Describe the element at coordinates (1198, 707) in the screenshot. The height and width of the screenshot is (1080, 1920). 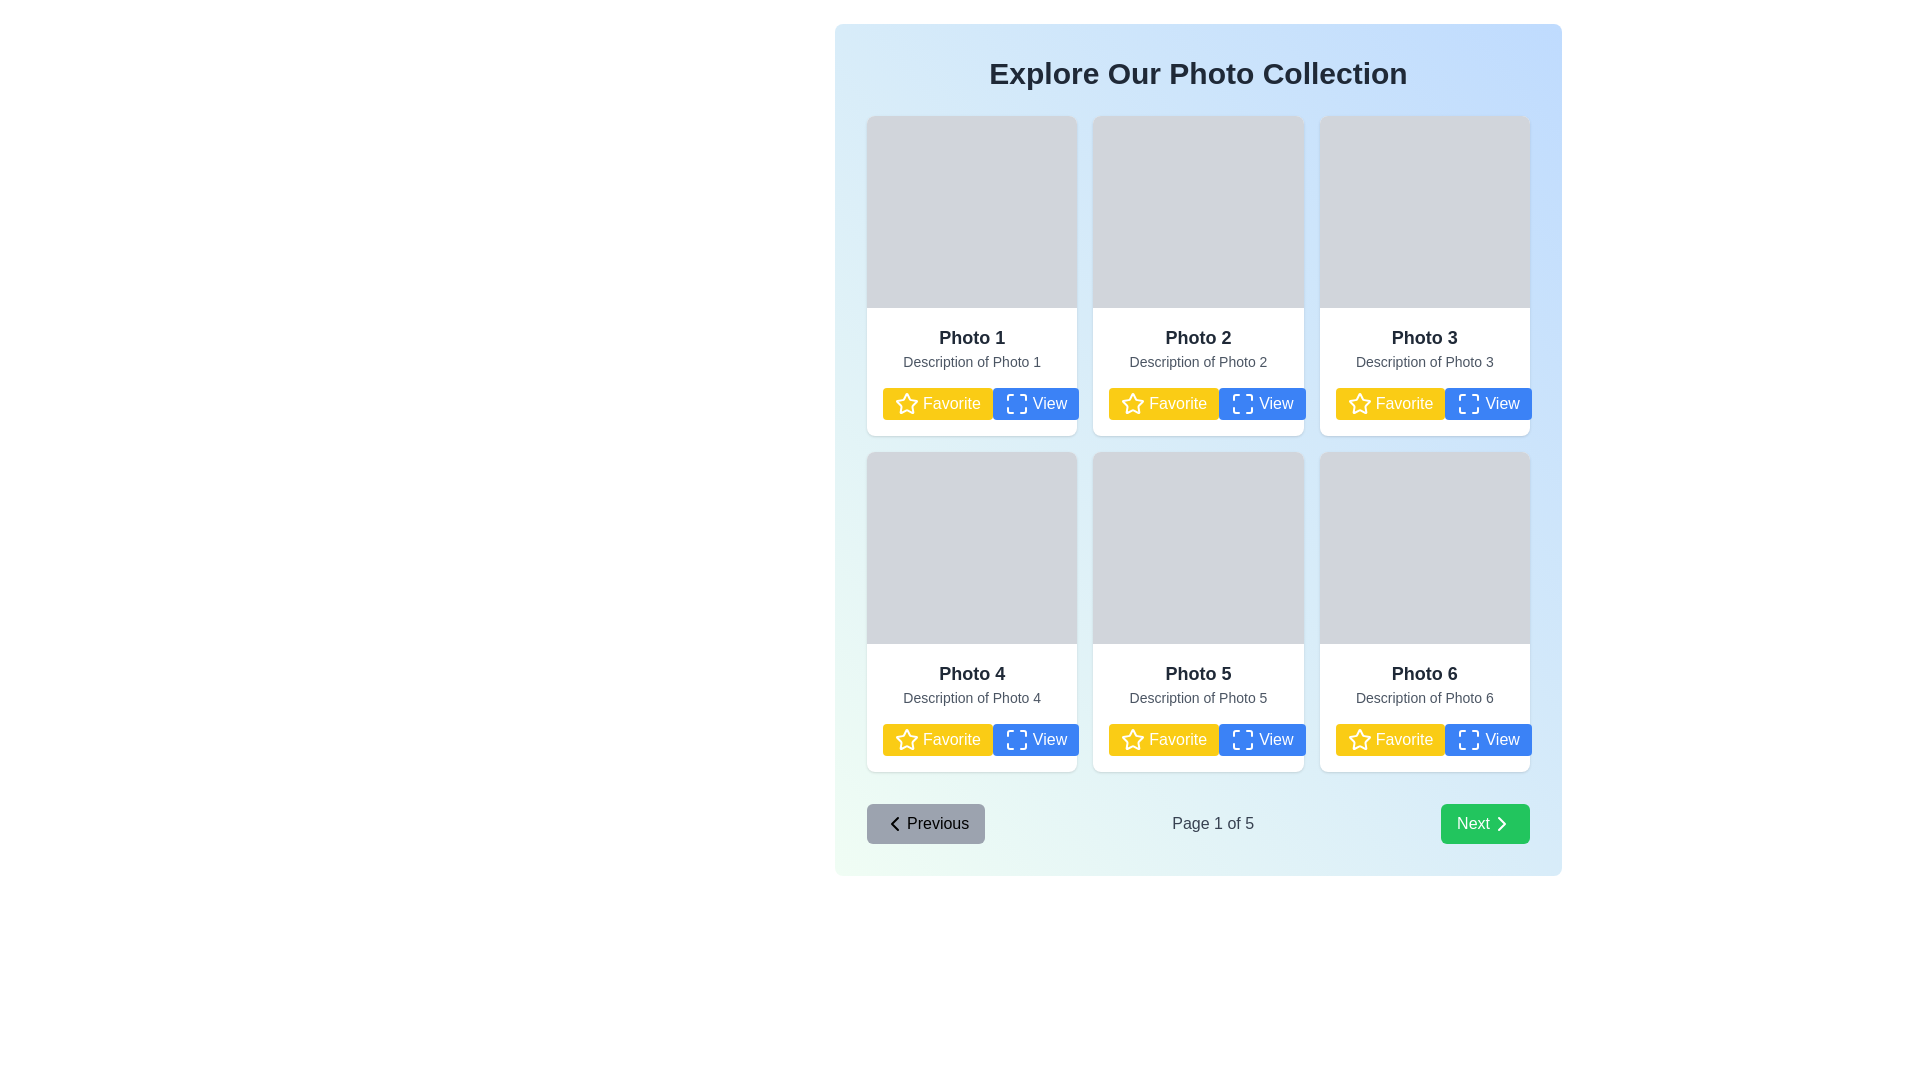
I see `the 'Favorite' button on the Card Component showcasing 'Photo 5', which is the fifth entry in the grid layout` at that location.